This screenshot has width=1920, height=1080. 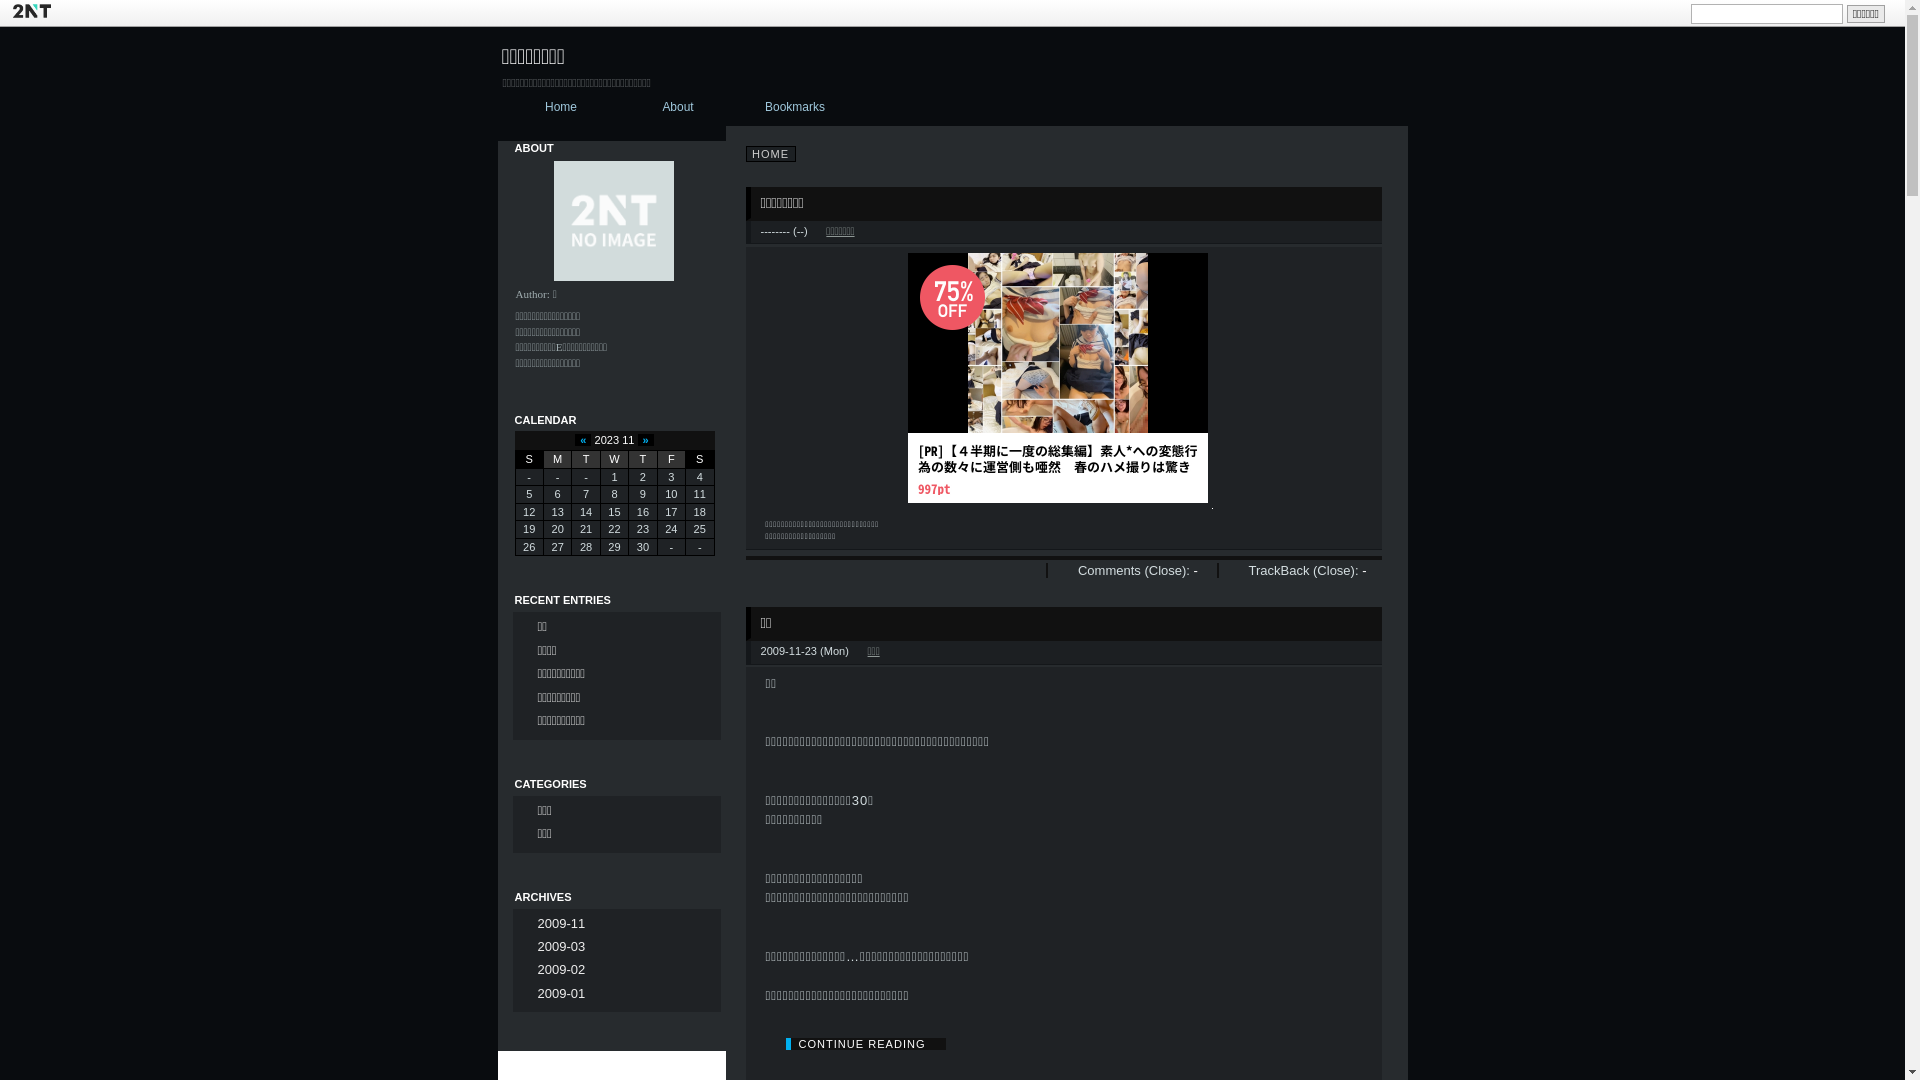 What do you see at coordinates (737, 108) in the screenshot?
I see `'Bookmarks'` at bounding box center [737, 108].